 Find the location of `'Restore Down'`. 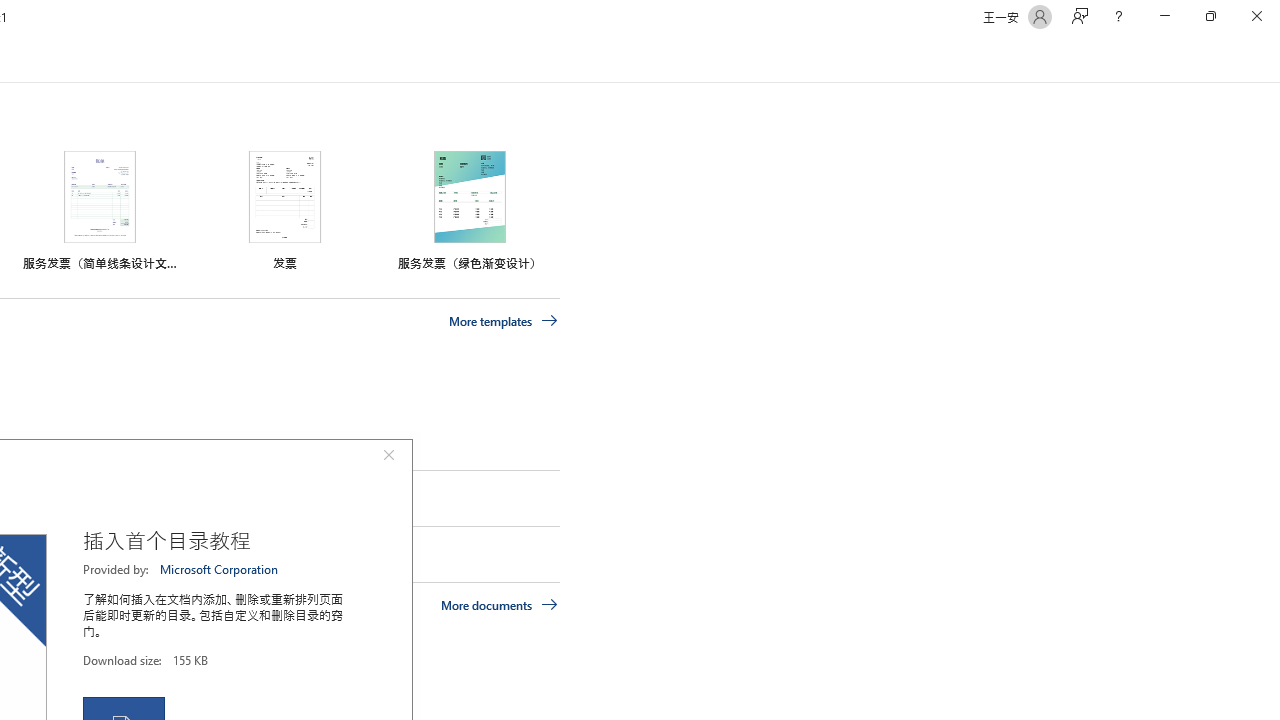

'Restore Down' is located at coordinates (1209, 16).